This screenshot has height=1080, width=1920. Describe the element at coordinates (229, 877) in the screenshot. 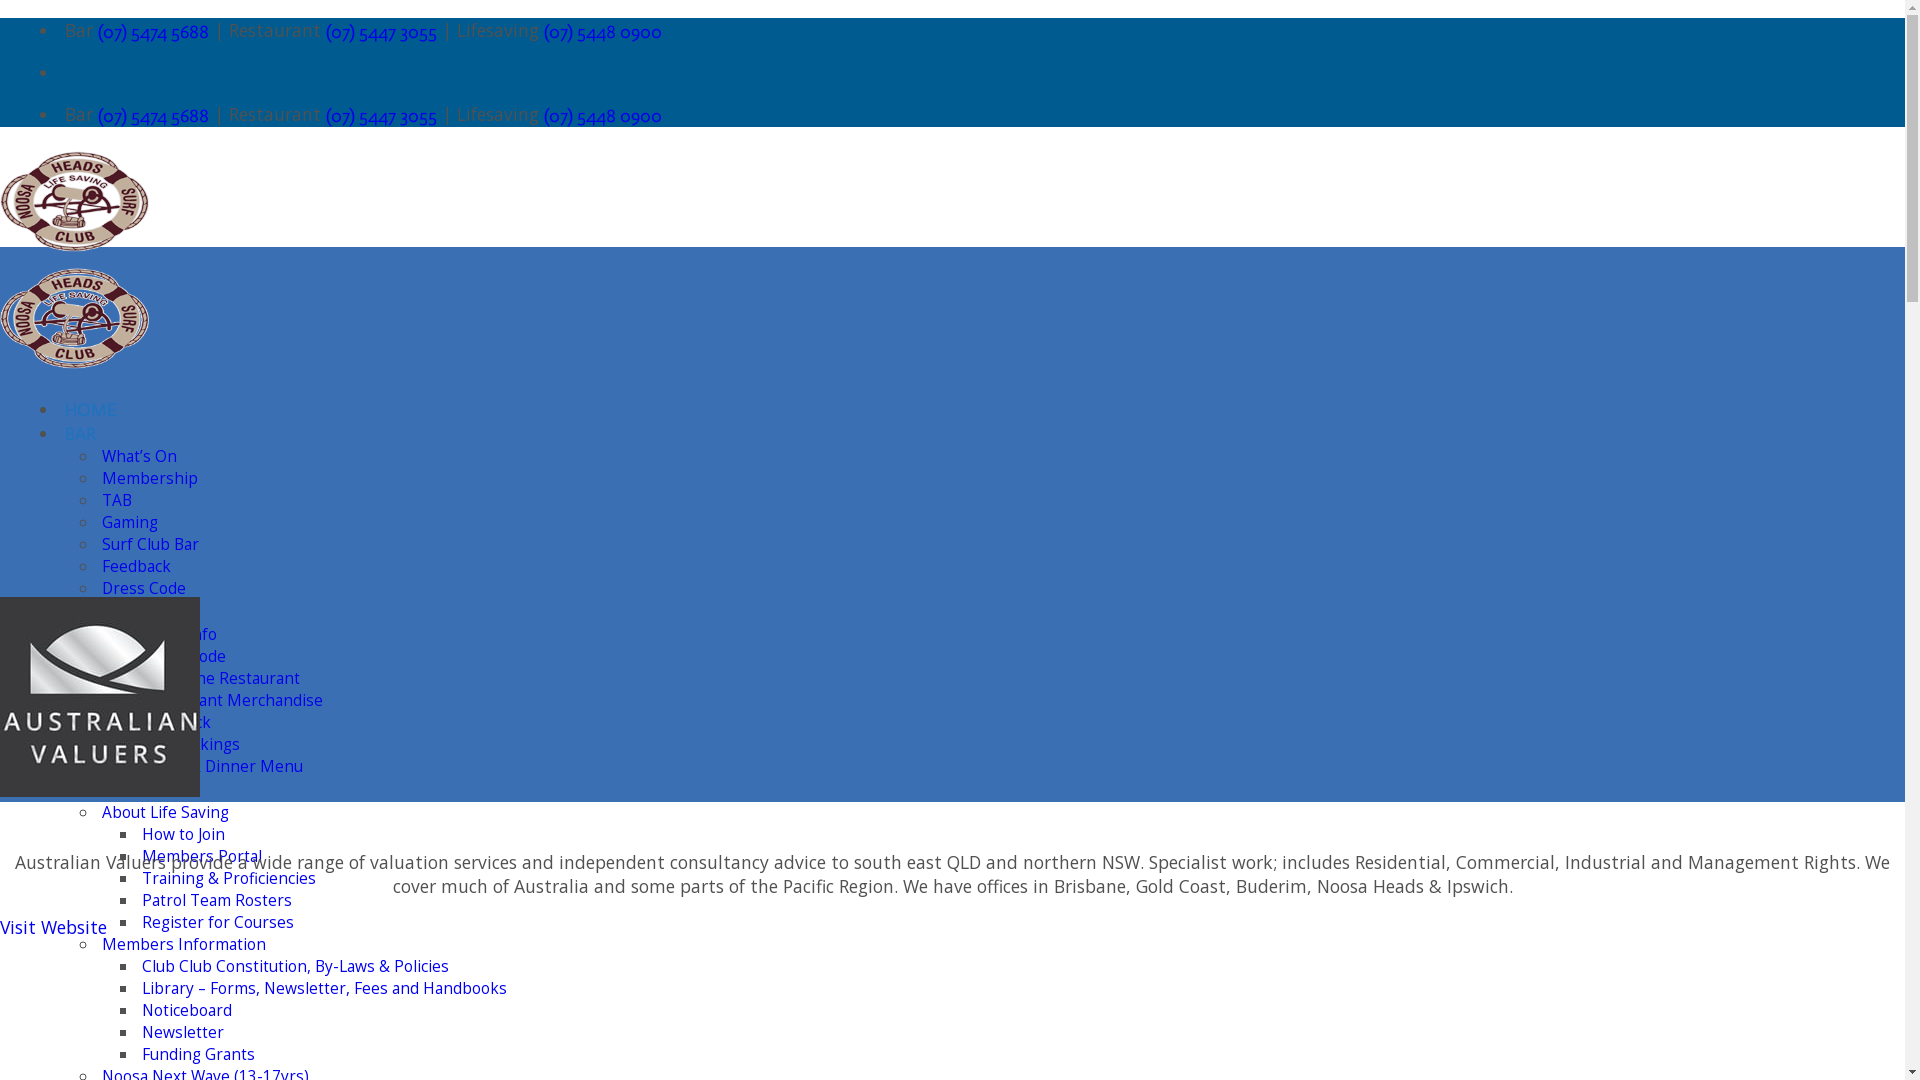

I see `'Training & Proficiencies'` at that location.